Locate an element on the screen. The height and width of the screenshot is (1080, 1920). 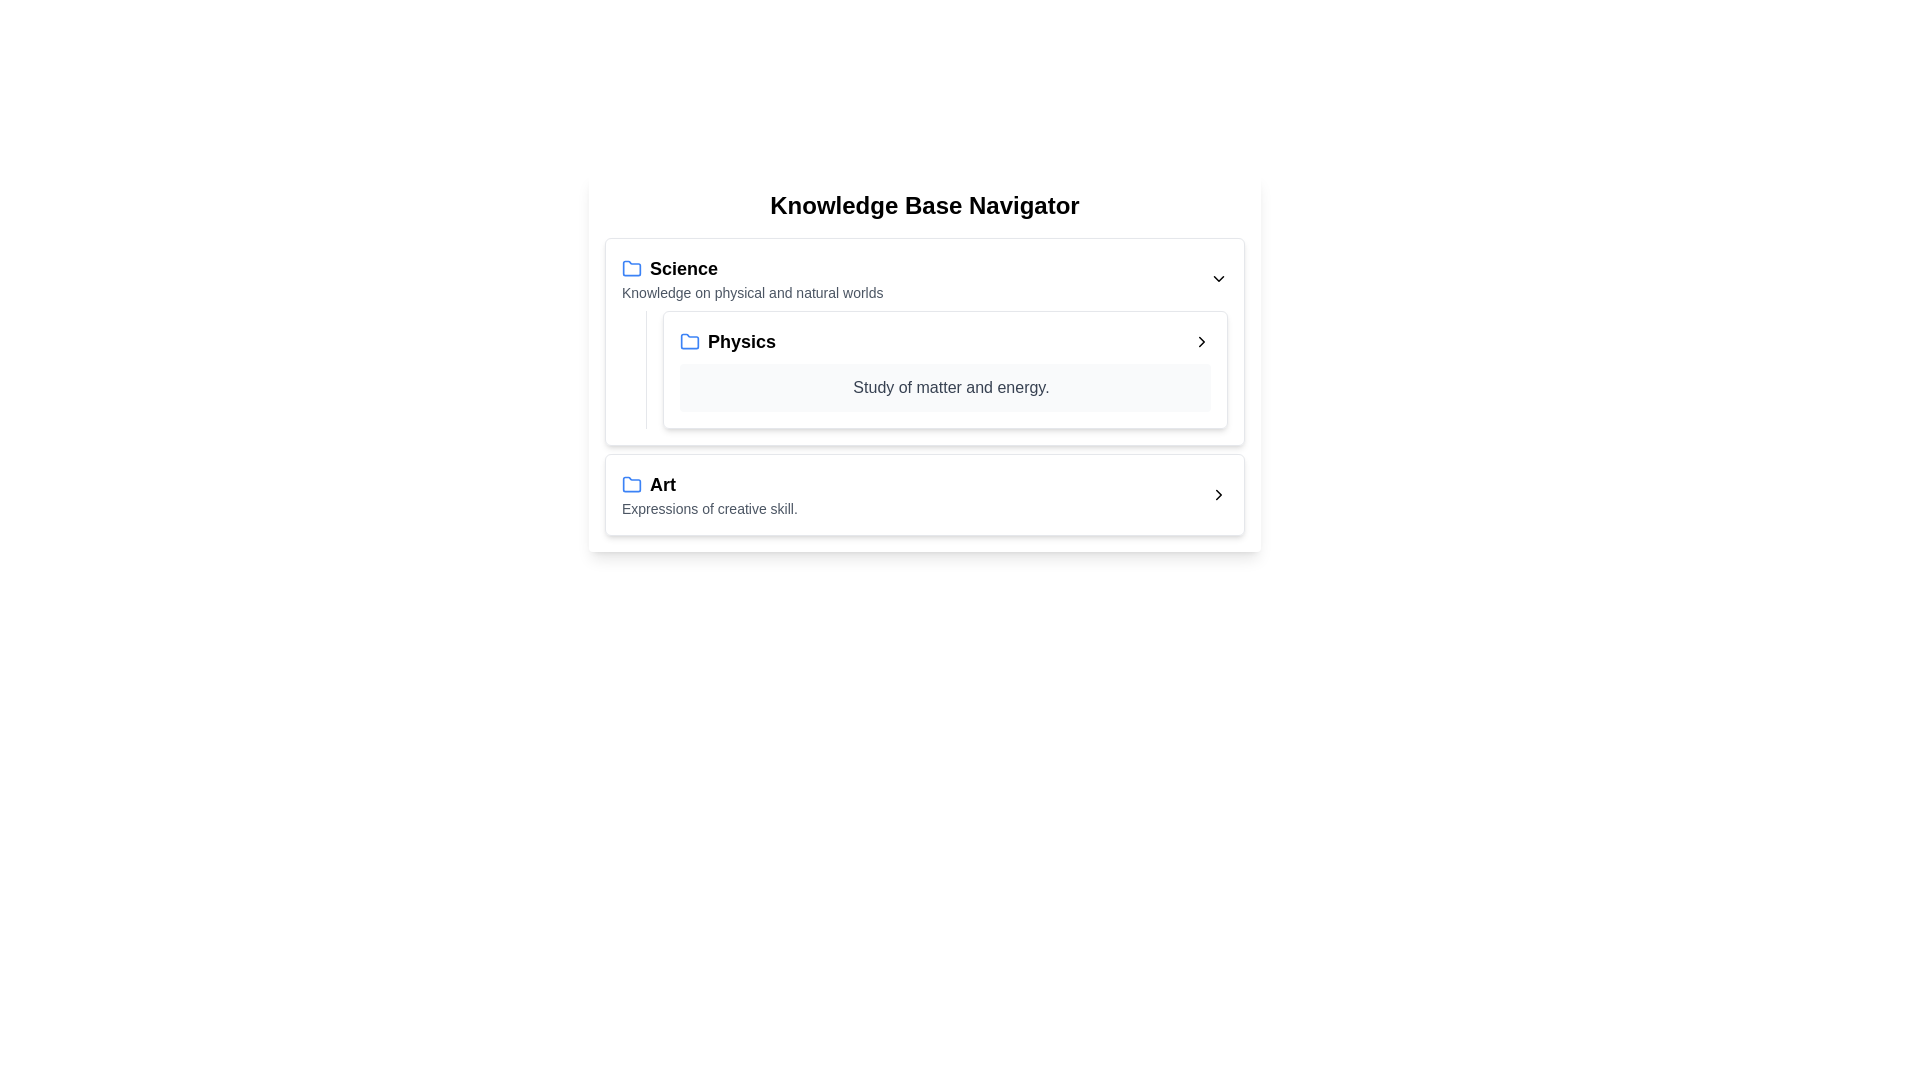
the descriptive text label that provides context about the 'Science' category, positioned below the 'Science' heading and adjacent to the folder icon is located at coordinates (751, 293).